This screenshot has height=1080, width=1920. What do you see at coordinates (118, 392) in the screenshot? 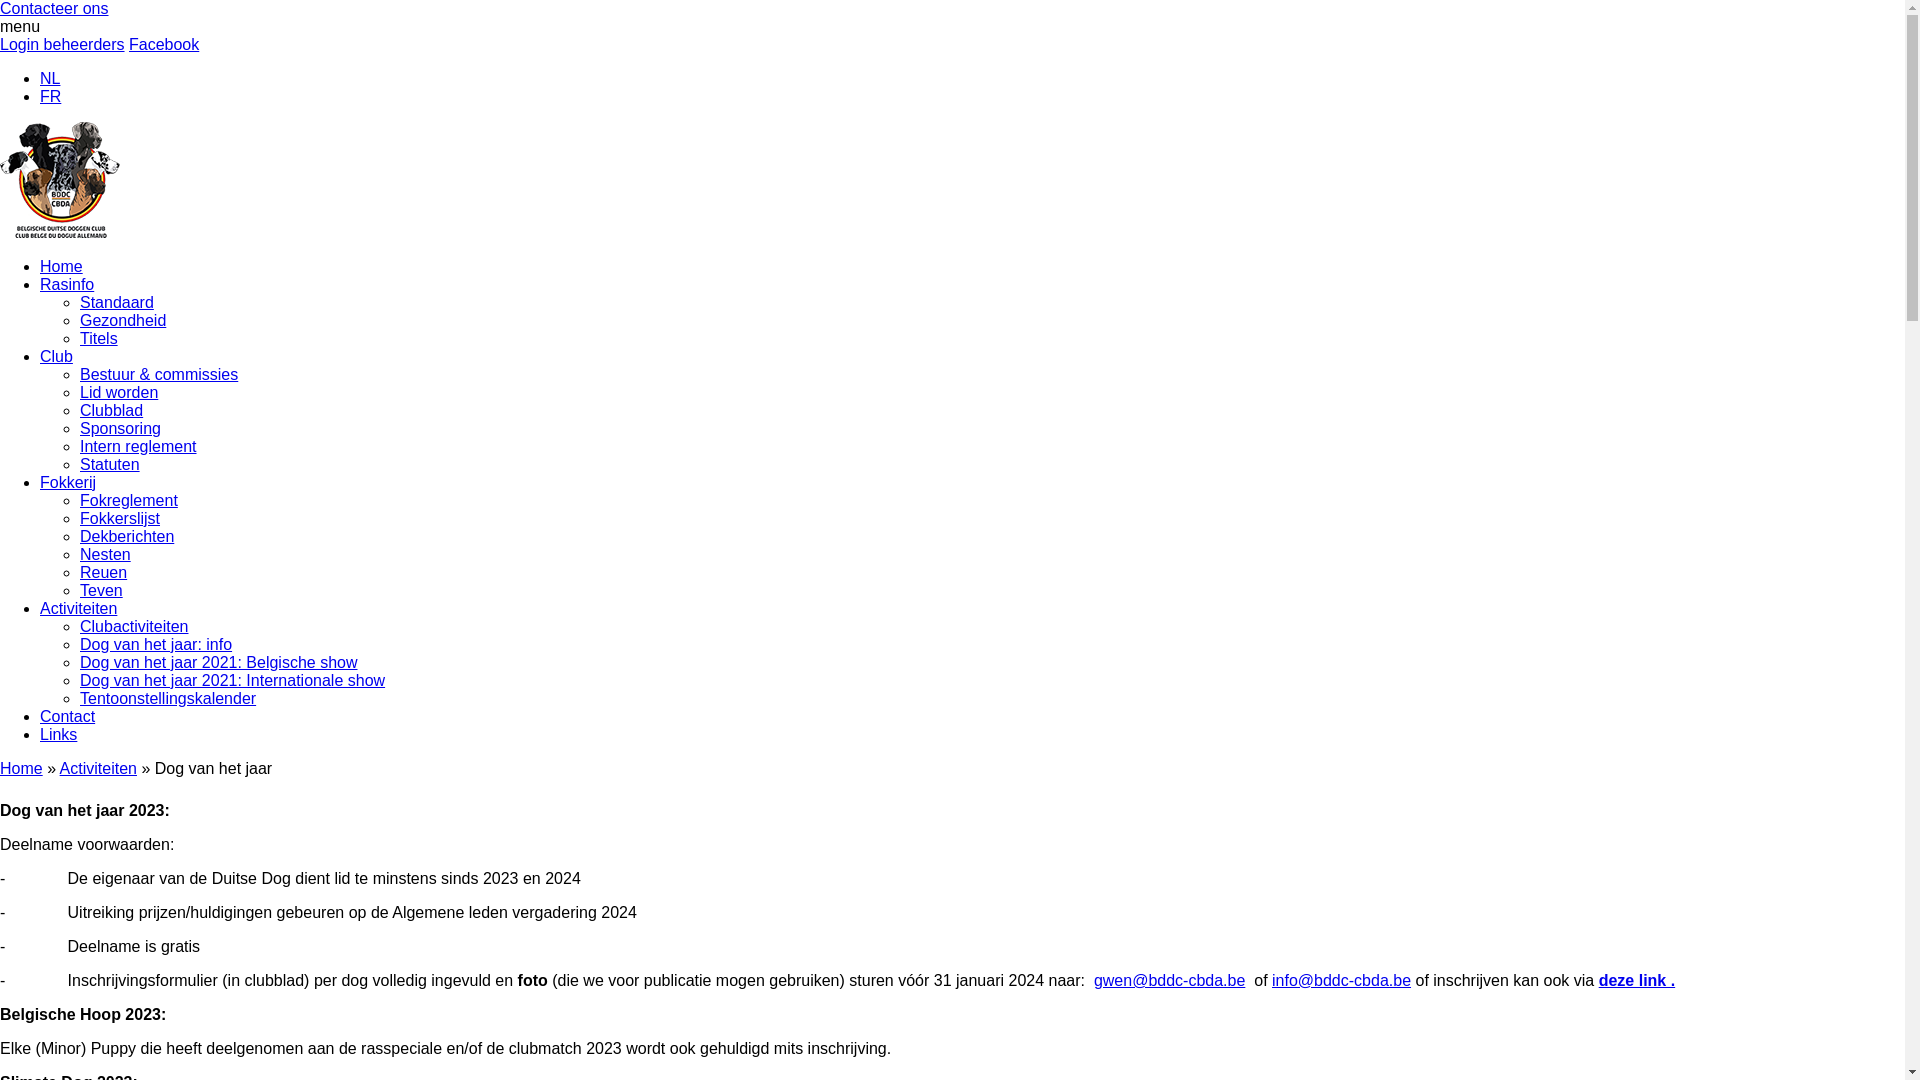
I see `'Lid worden'` at bounding box center [118, 392].